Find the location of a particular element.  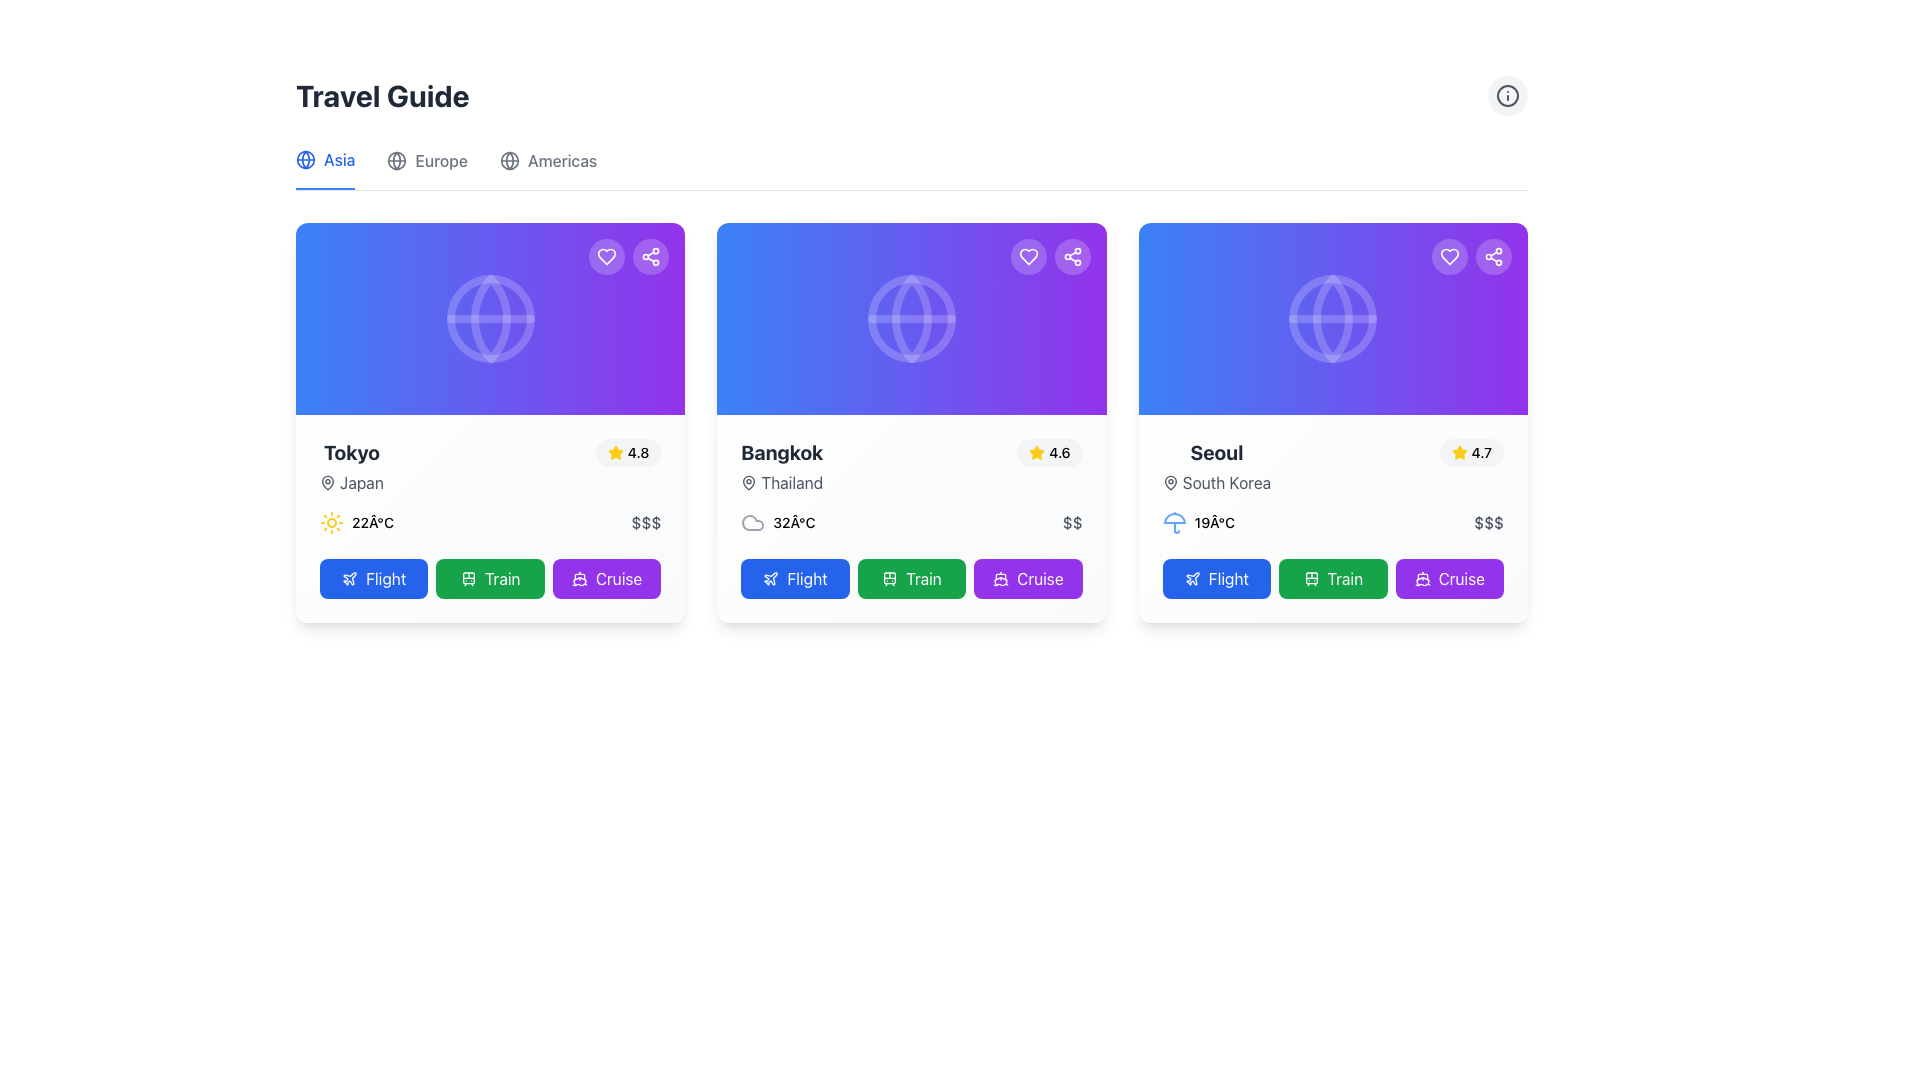

the decorative star symbol representing the rating value in the upper-right portion of the Bangkok card is located at coordinates (1037, 452).